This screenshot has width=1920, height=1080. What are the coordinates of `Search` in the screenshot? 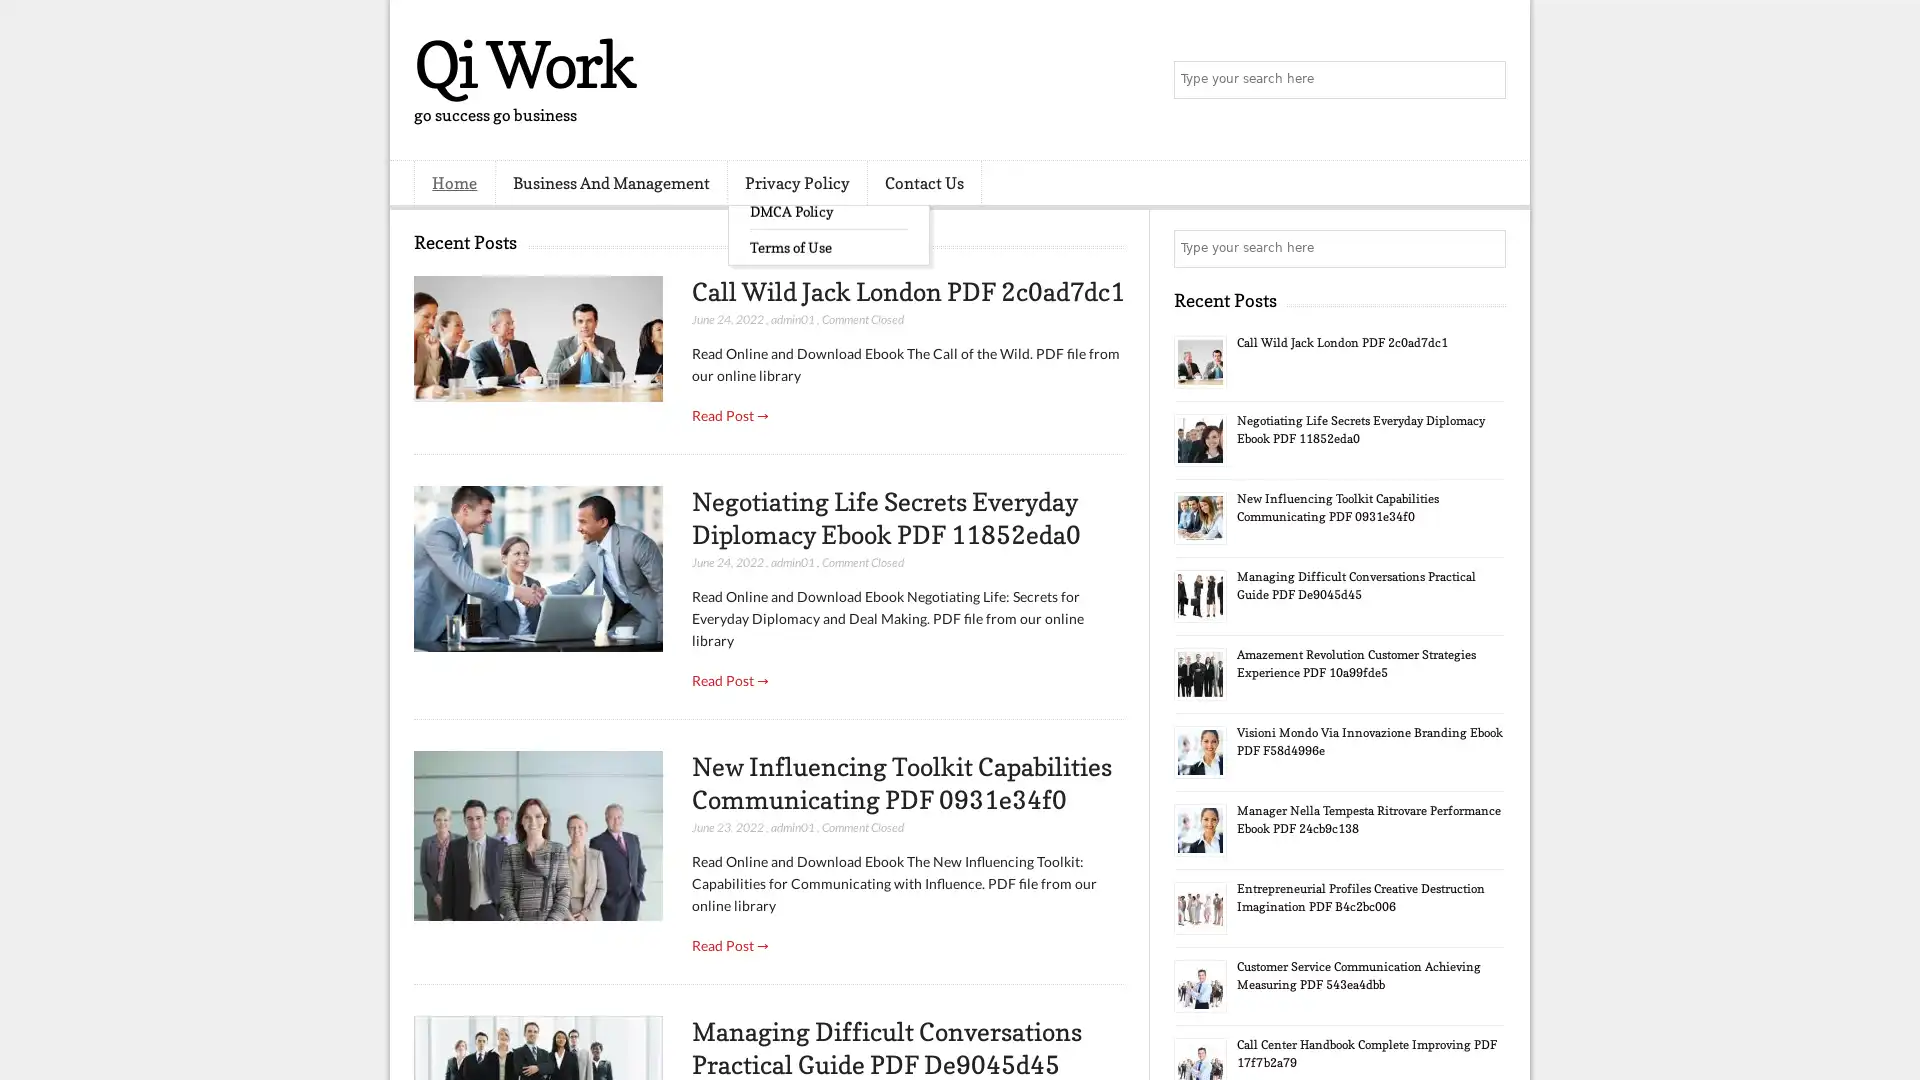 It's located at (1485, 80).